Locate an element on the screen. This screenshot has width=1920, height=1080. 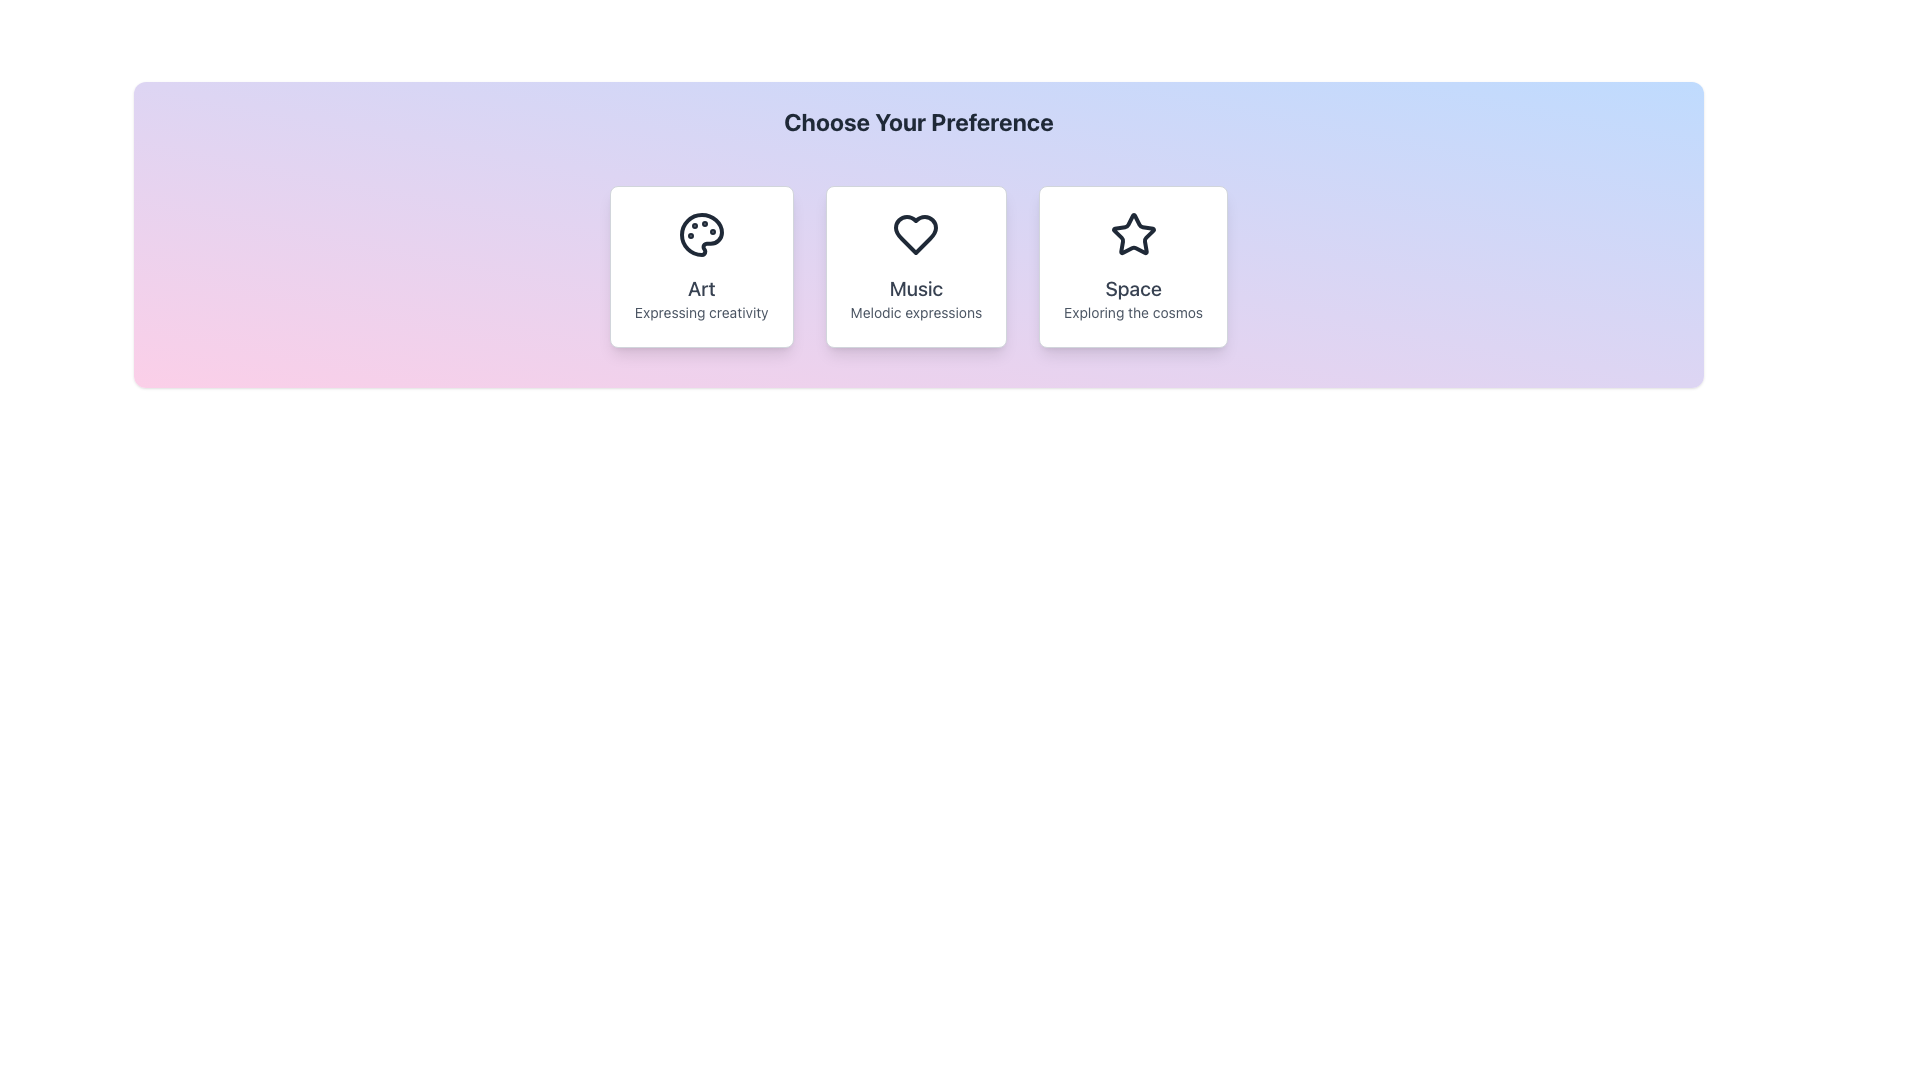
the heart icon representing the 'Music' category located under the title 'Choose Your Preference' is located at coordinates (915, 234).